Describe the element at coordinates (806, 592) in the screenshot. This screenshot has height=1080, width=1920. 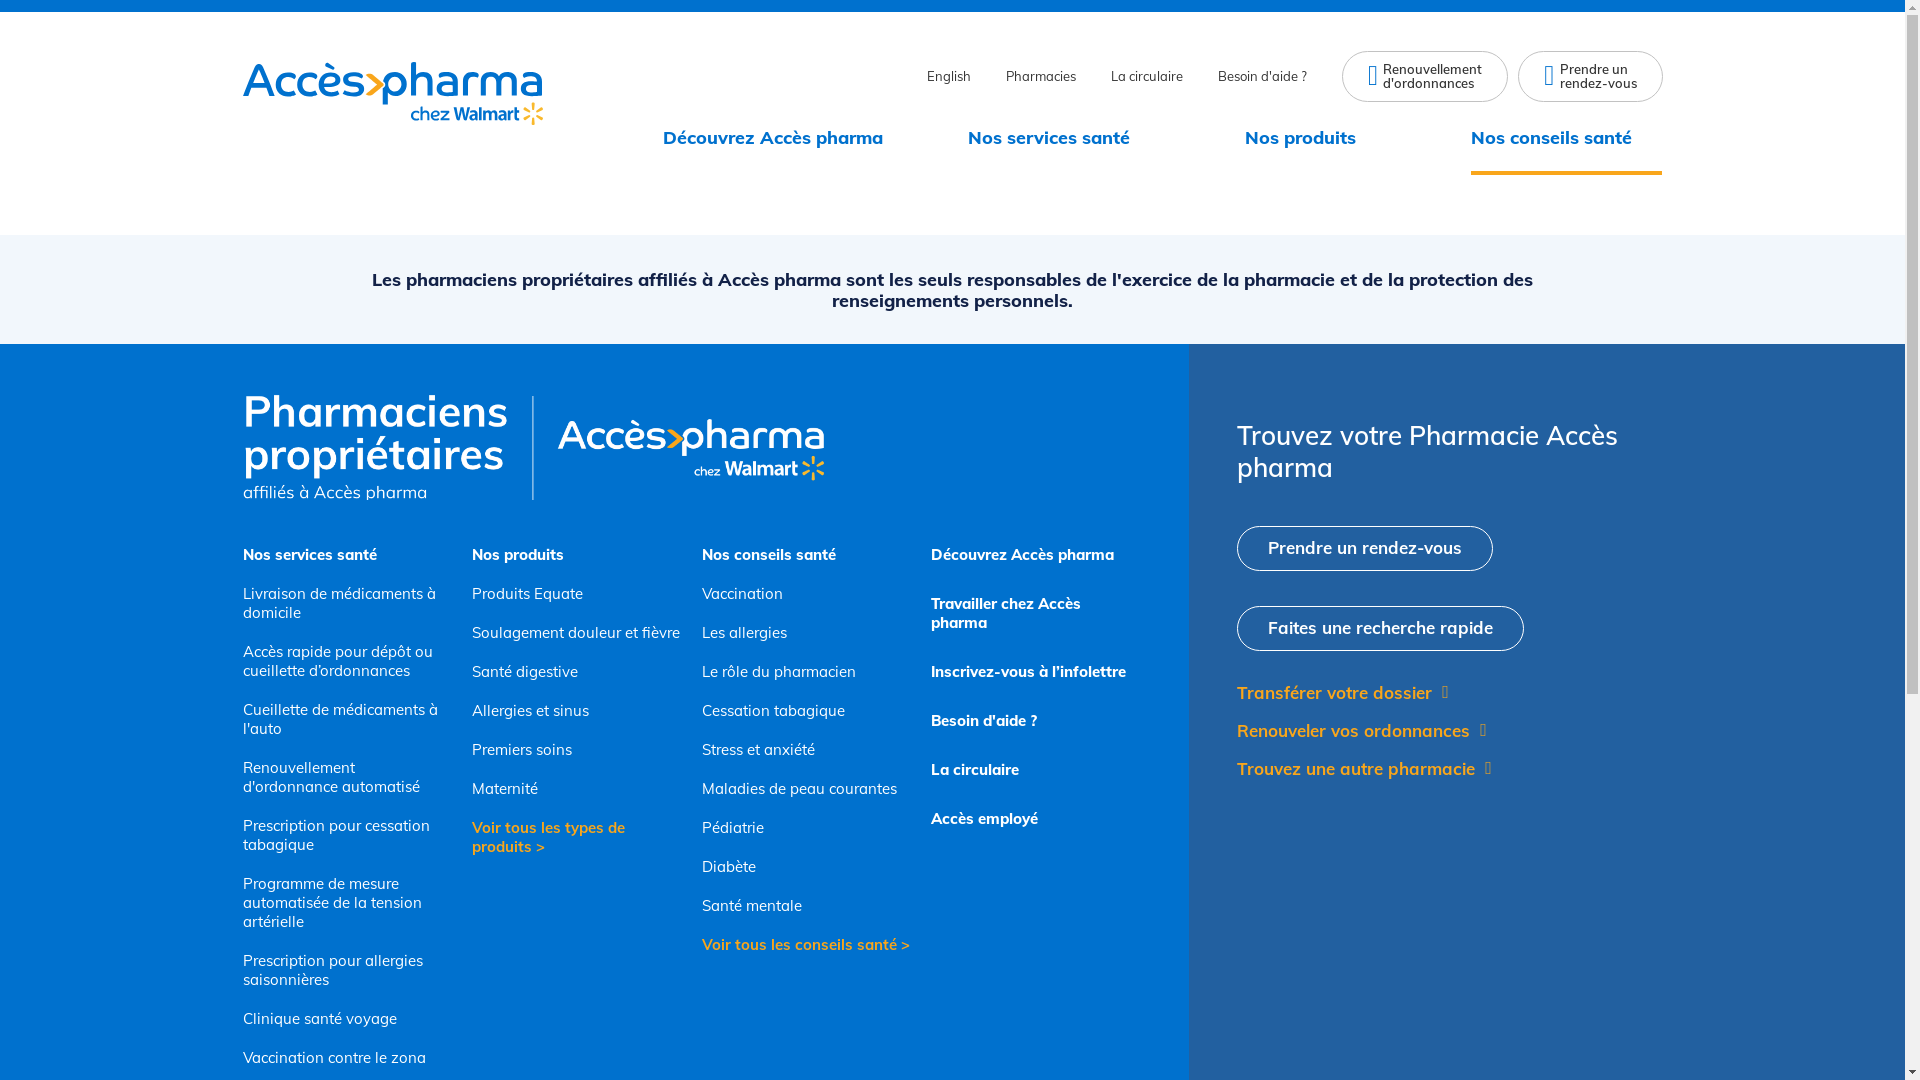
I see `'Vaccination'` at that location.